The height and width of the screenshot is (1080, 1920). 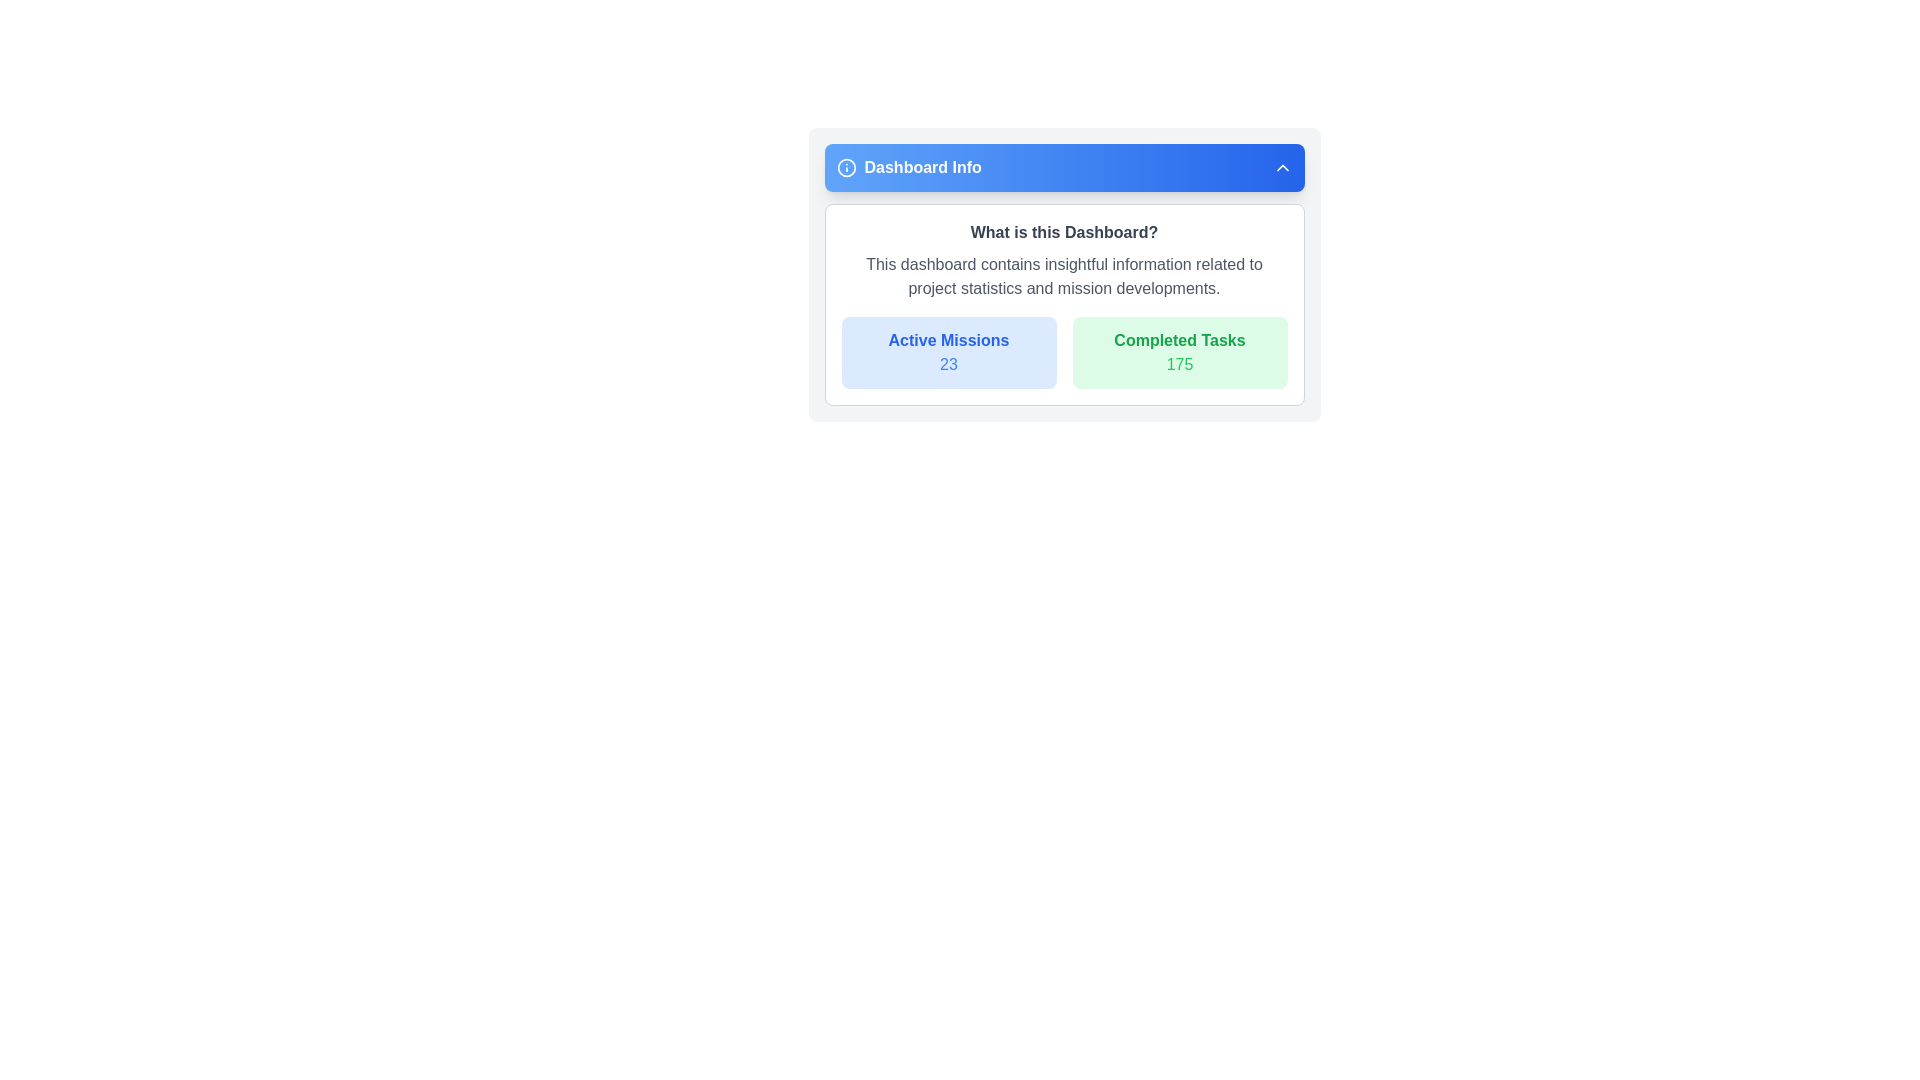 I want to click on the static text element that provides contextual information about the dashboard, which is positioned centrally below the title 'What is this Dashboard?' and above the metrics for 'Active Missions' and 'Completed Tasks', so click(x=1063, y=277).